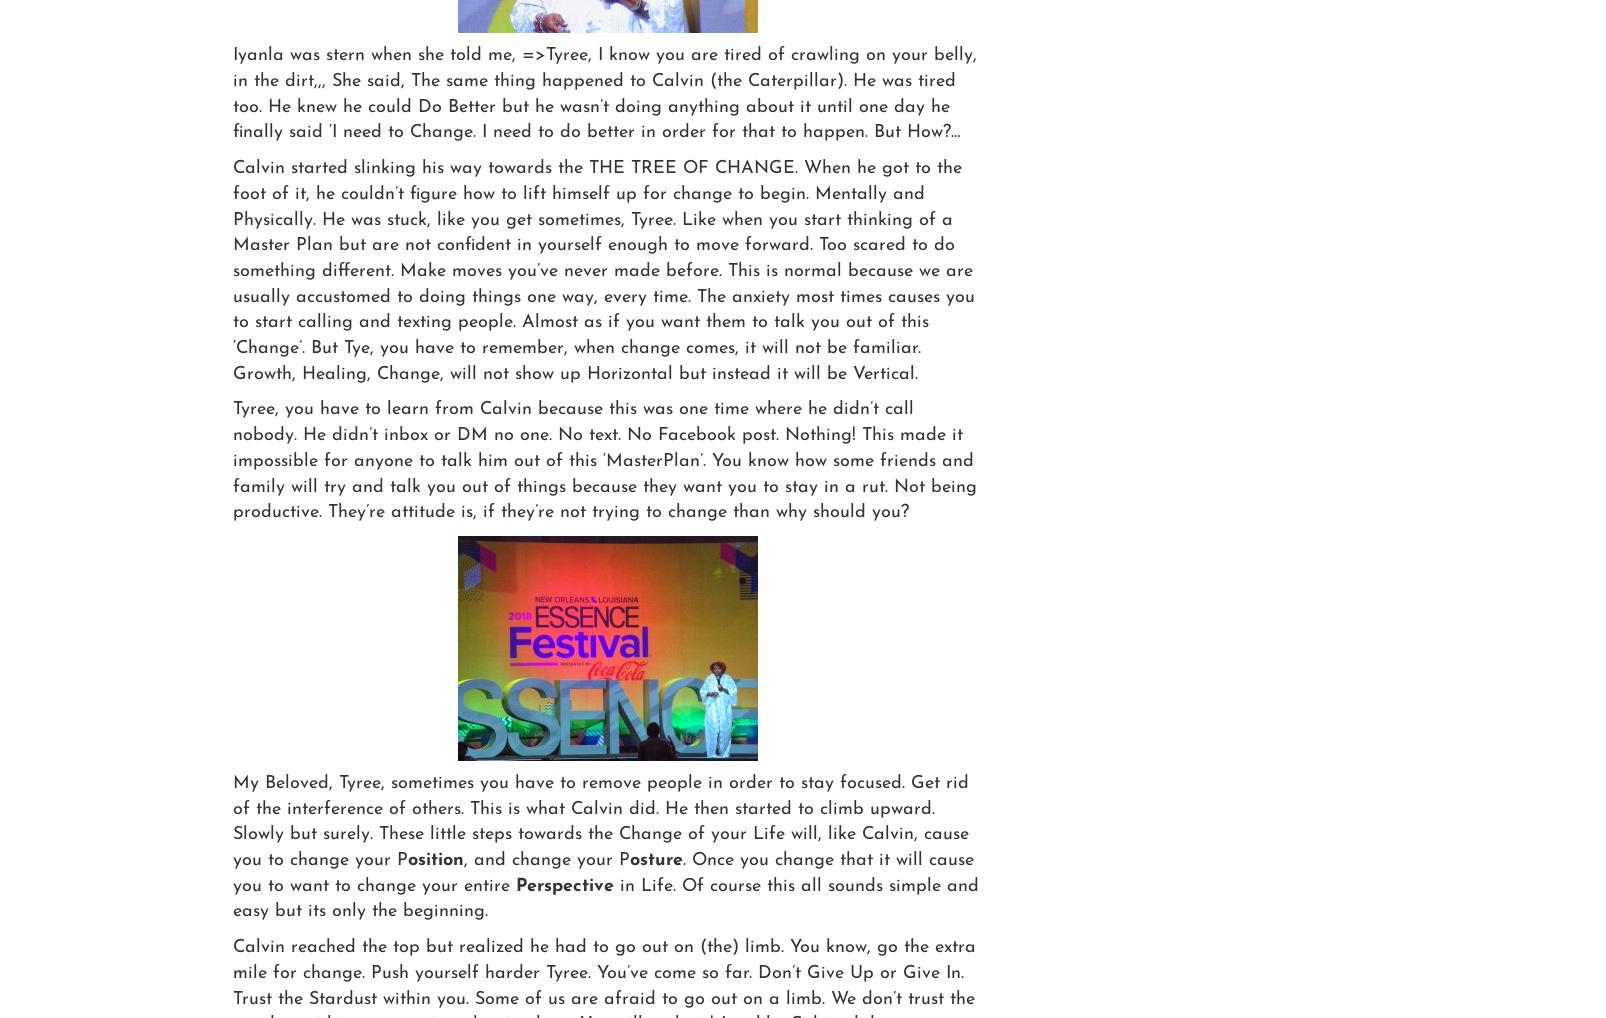  Describe the element at coordinates (604, 93) in the screenshot. I see `'Iyanla was stern when she told me, =>Tyree, I know you are tired of crawling on your belly, in the dirt,,, She said, The same thing happened to Calvin (the Caterpillar). He was tired too. He knew he could Do Better but he wasn’t doing anything about it until one day he finally said ‘I need to Change. I need to do better in order for that to happen. But How?…'` at that location.